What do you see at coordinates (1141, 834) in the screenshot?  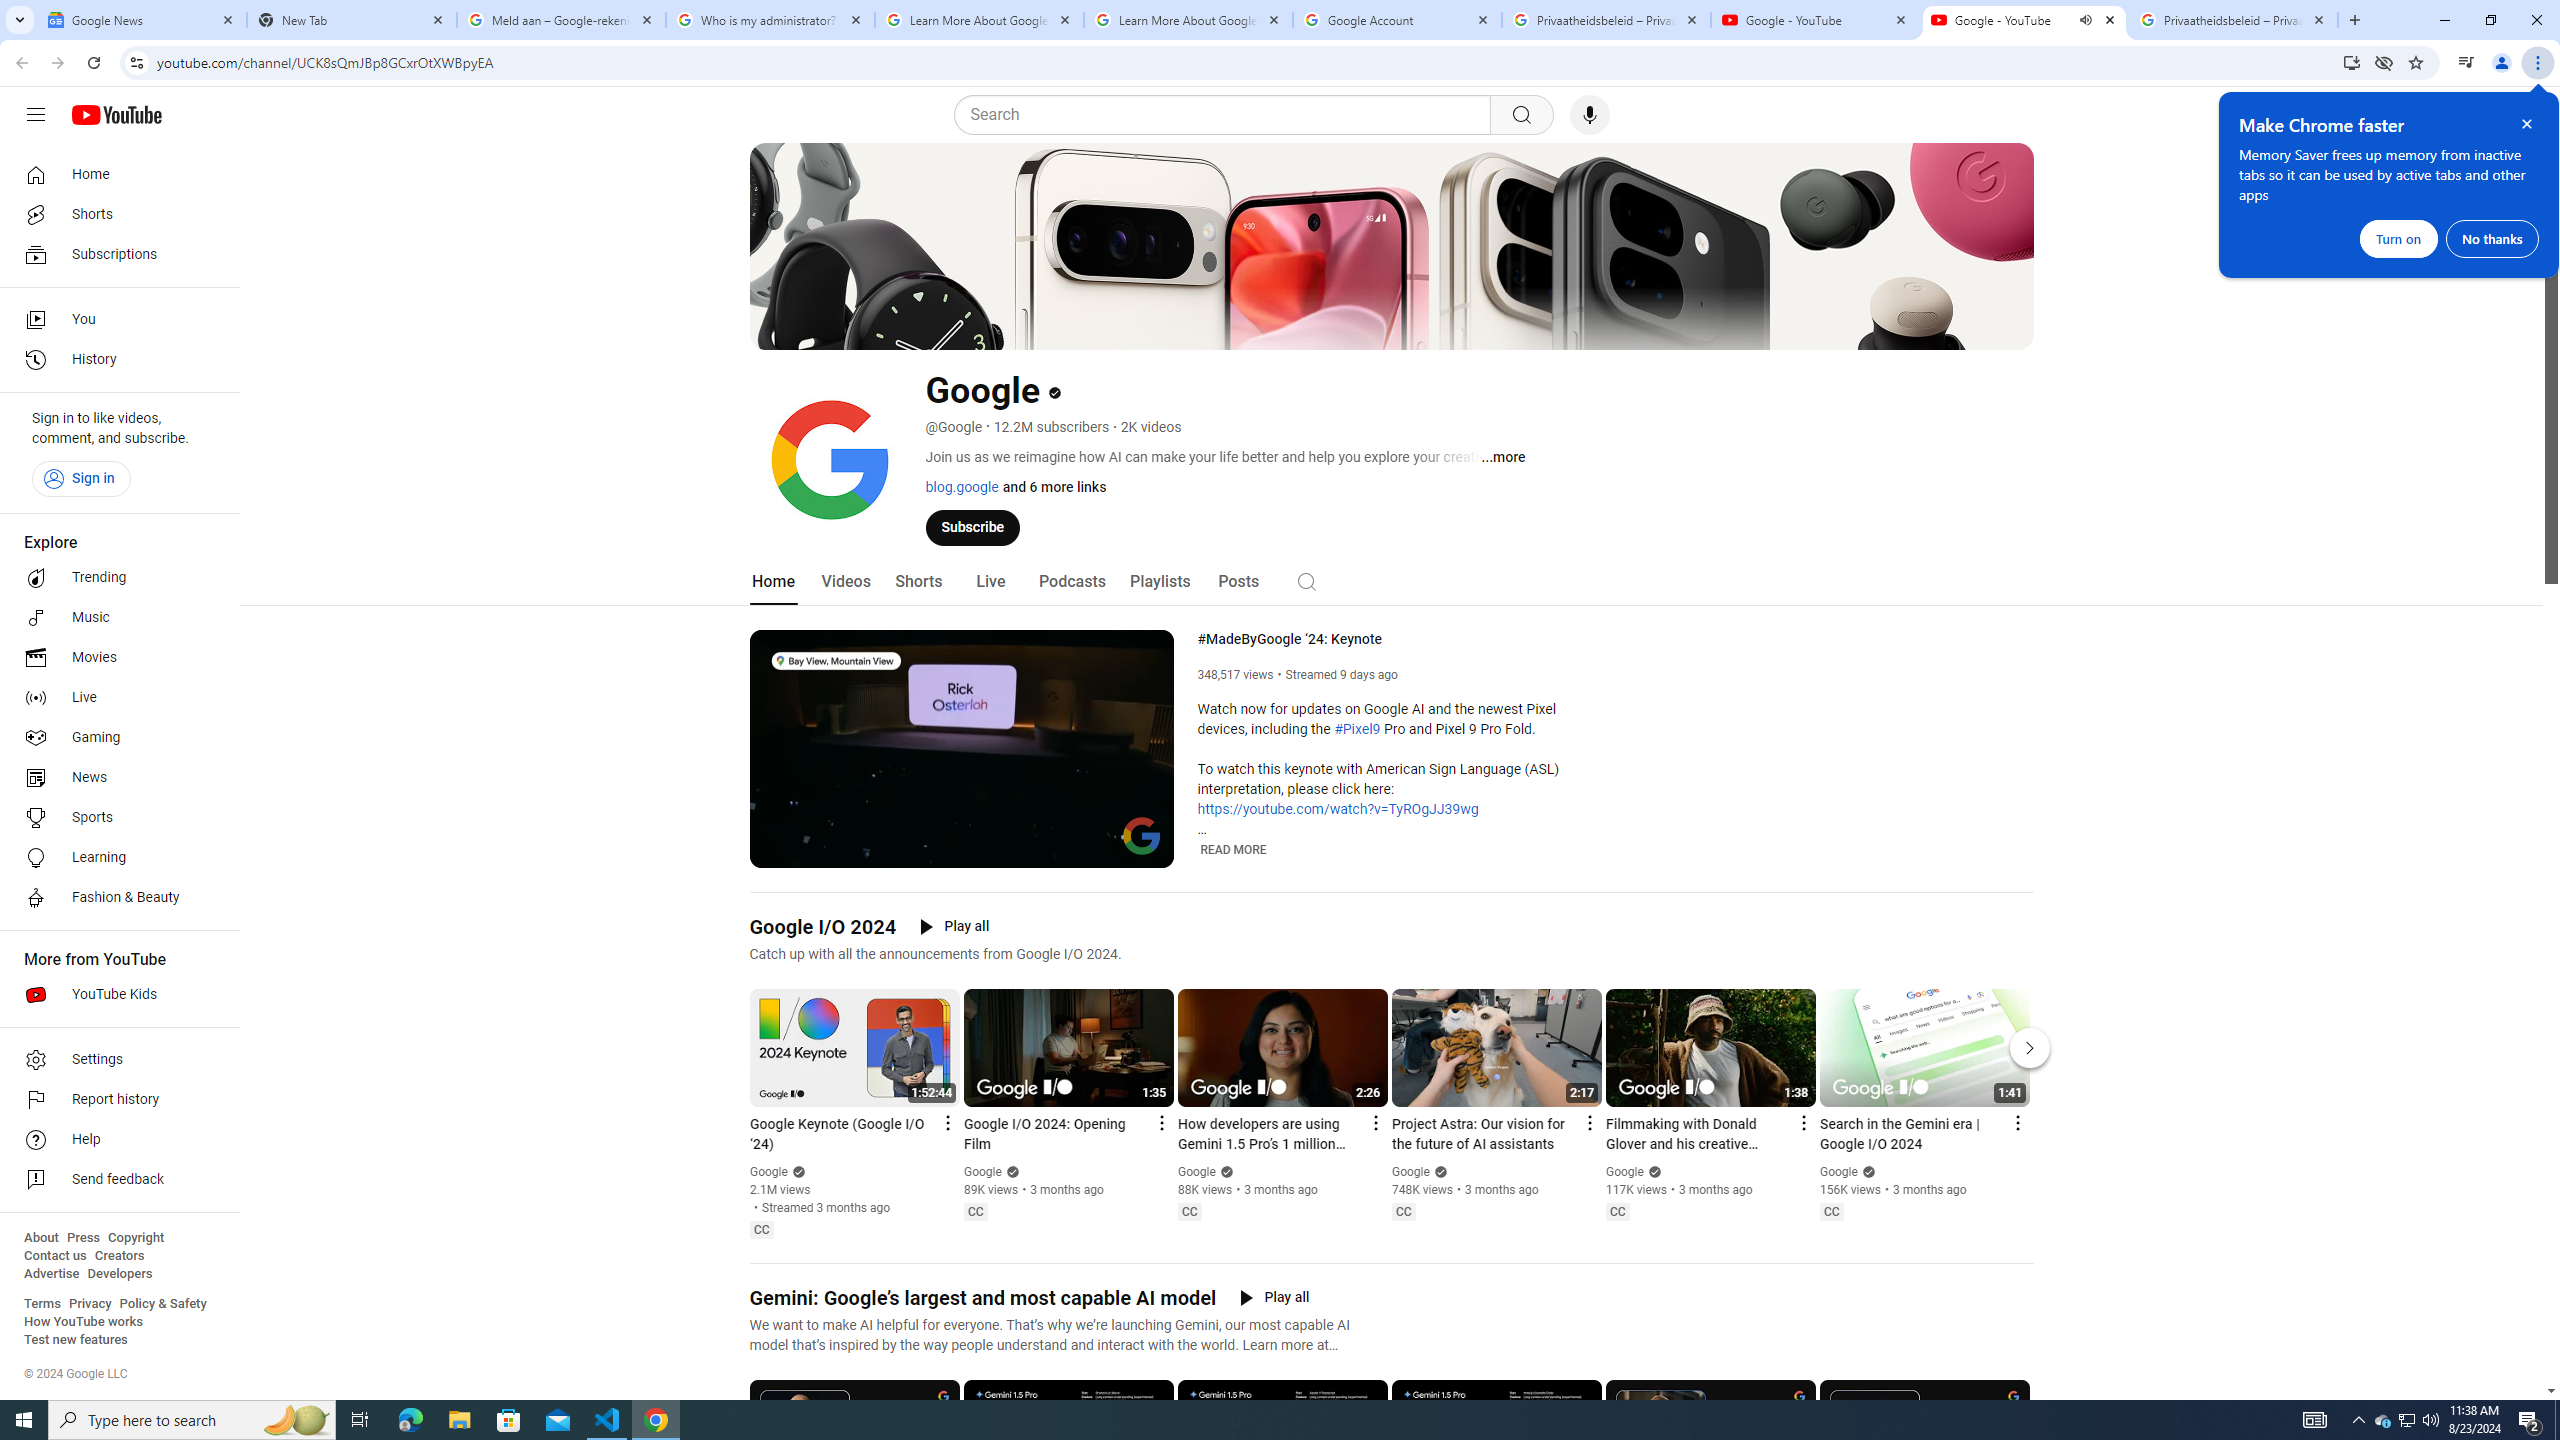 I see `'Channel watermark'` at bounding box center [1141, 834].